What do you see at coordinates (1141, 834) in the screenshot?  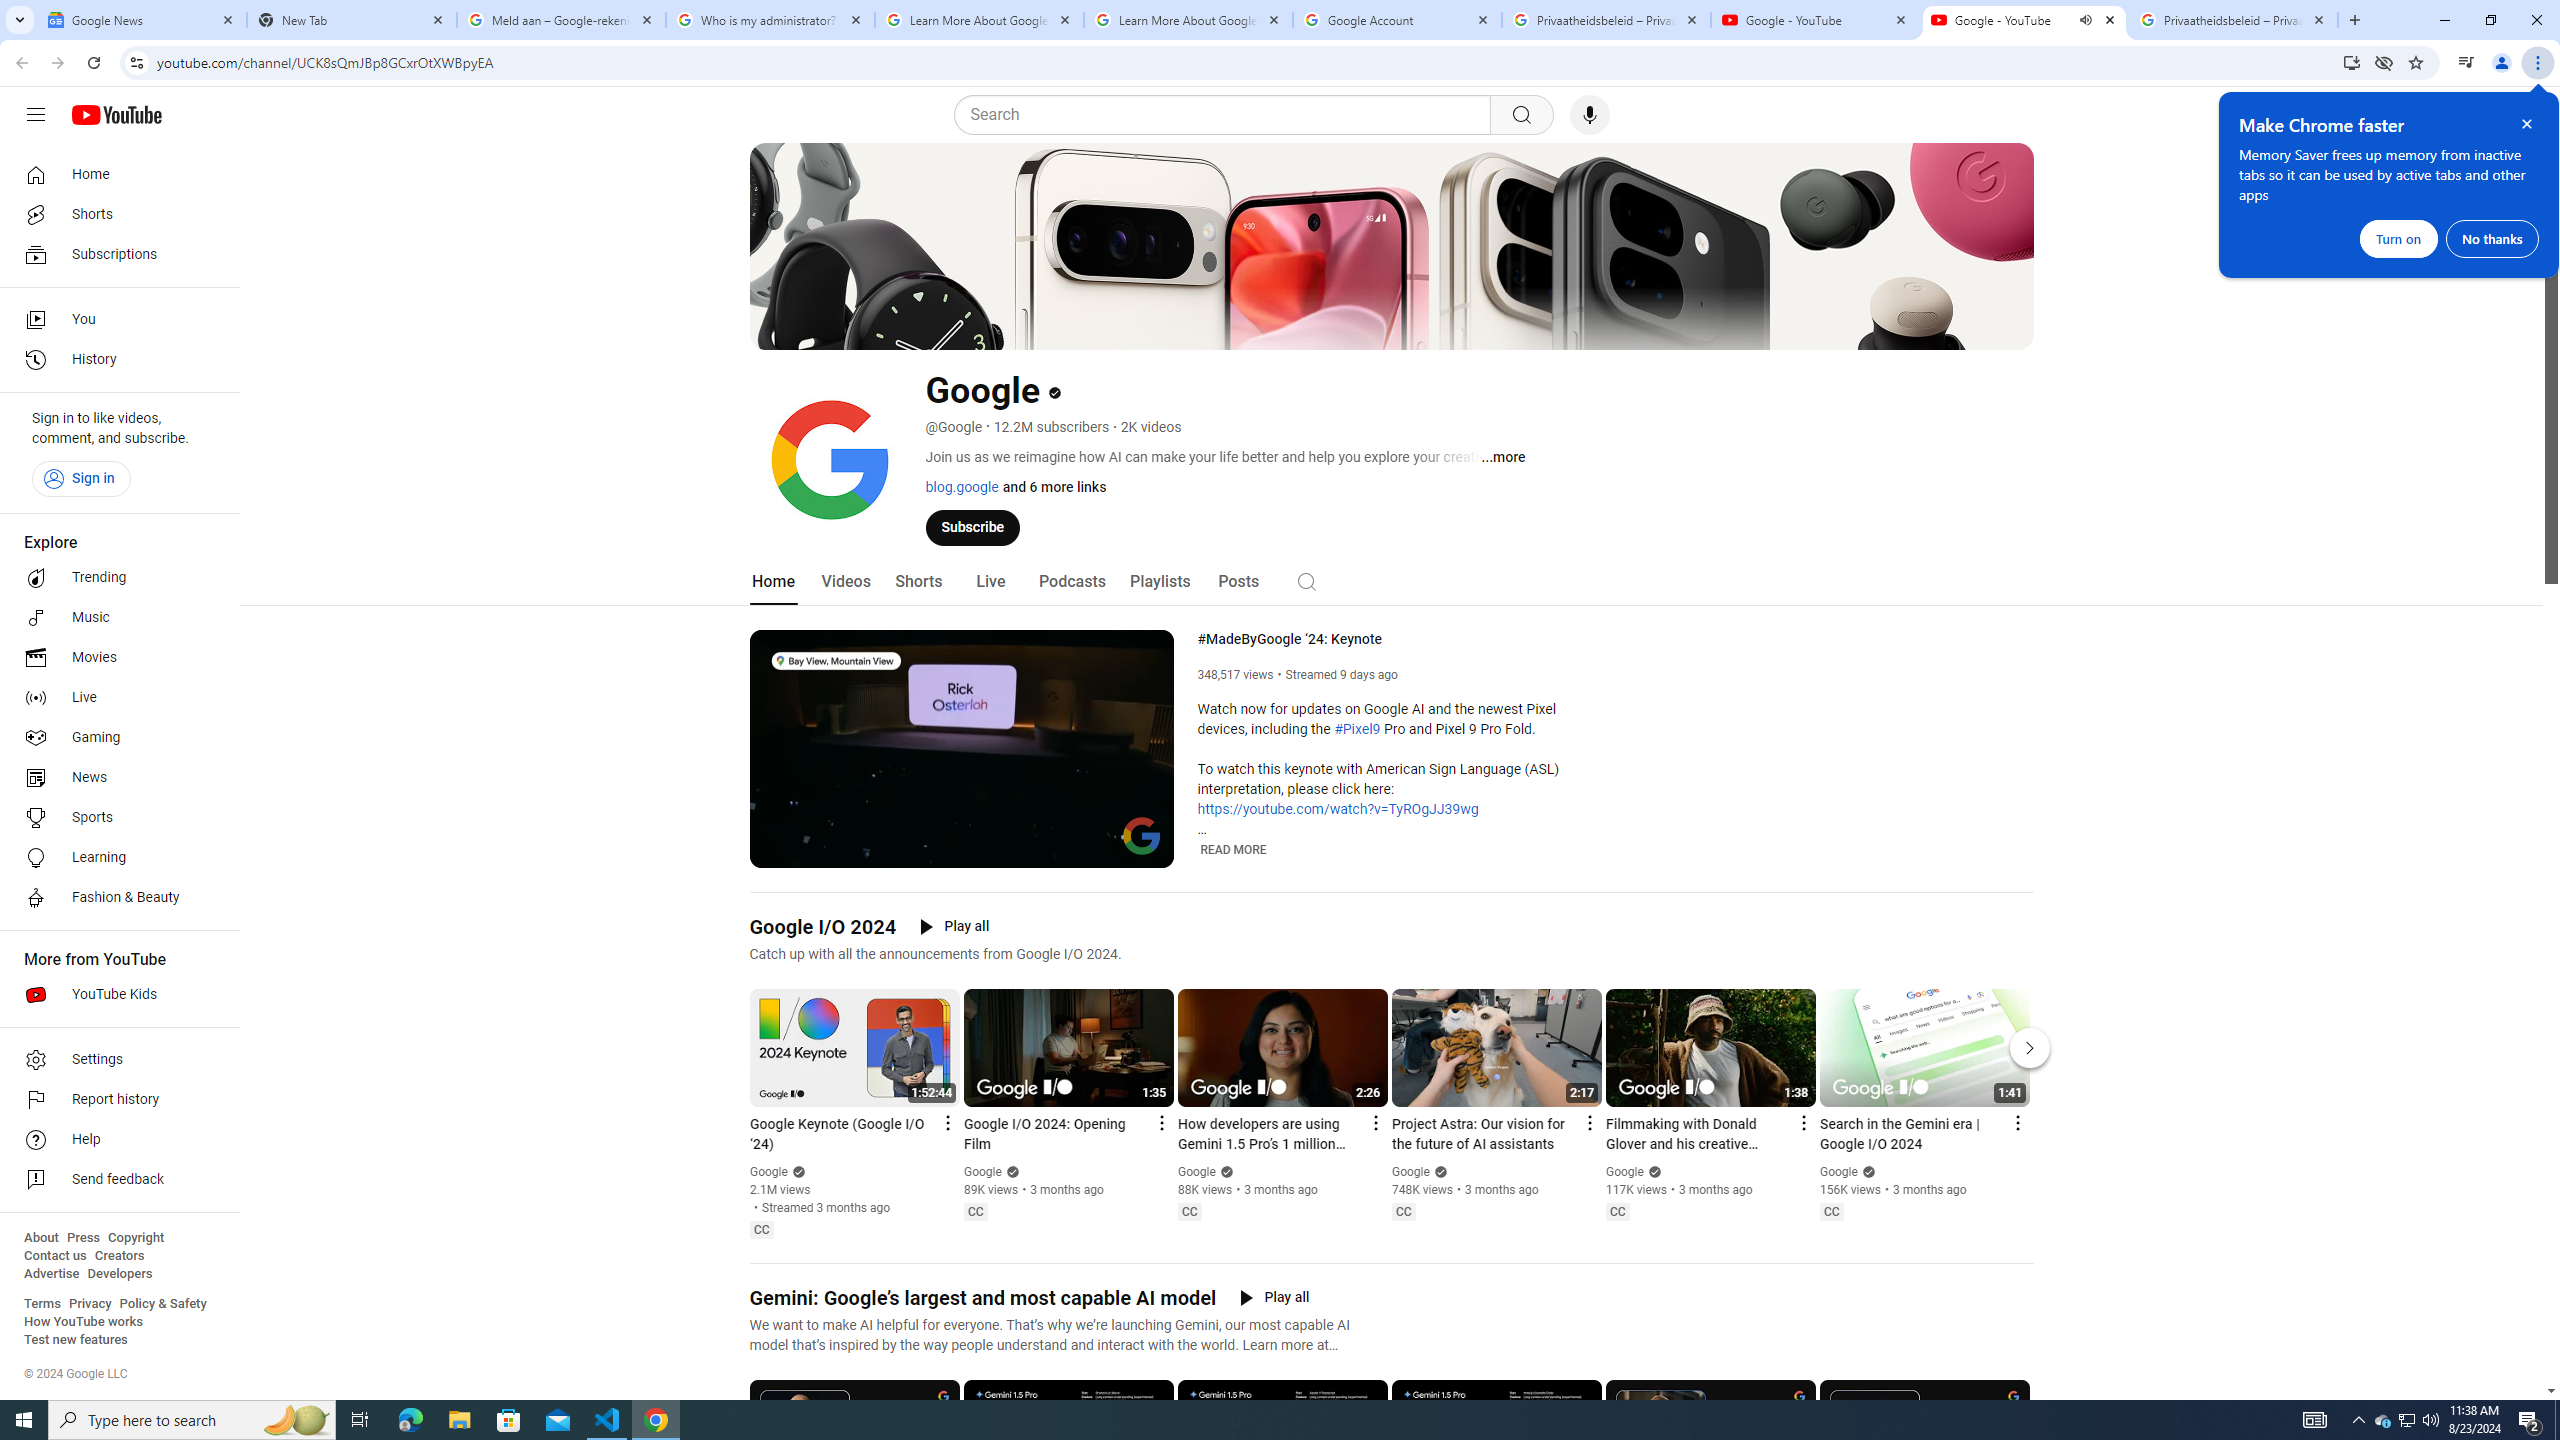 I see `'Channel watermark'` at bounding box center [1141, 834].